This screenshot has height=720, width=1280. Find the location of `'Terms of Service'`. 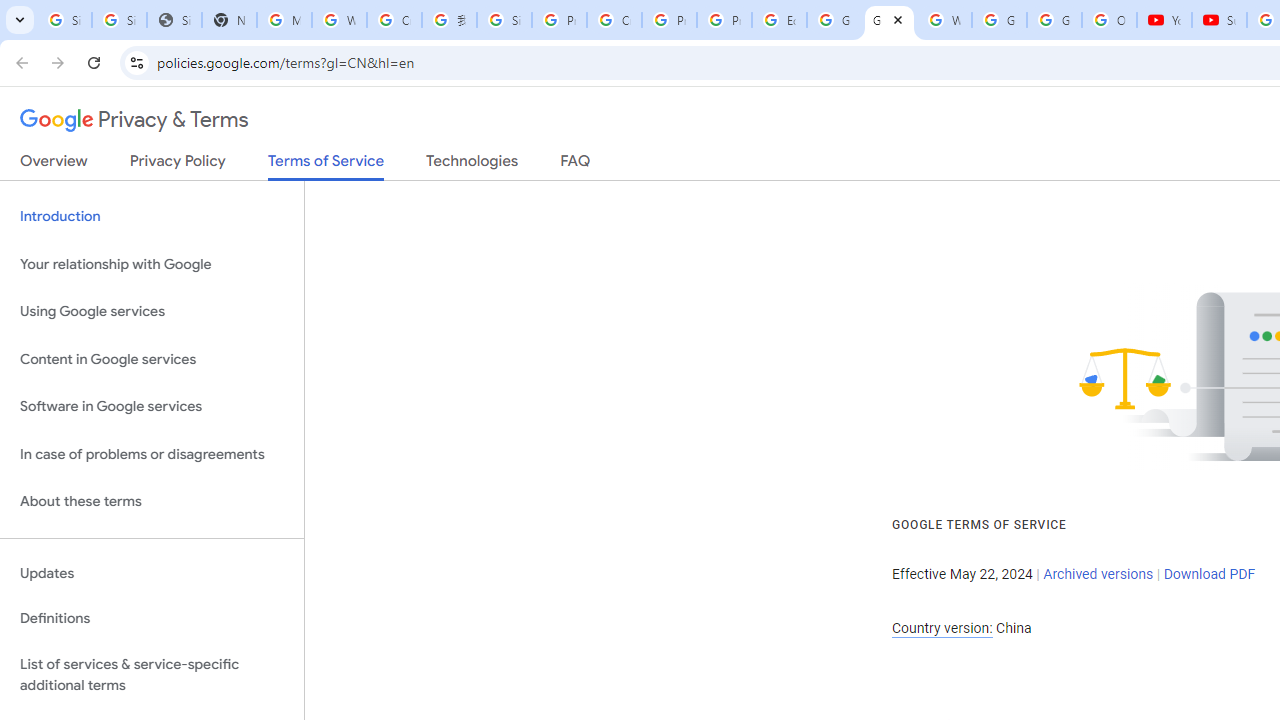

'Terms of Service' is located at coordinates (326, 165).